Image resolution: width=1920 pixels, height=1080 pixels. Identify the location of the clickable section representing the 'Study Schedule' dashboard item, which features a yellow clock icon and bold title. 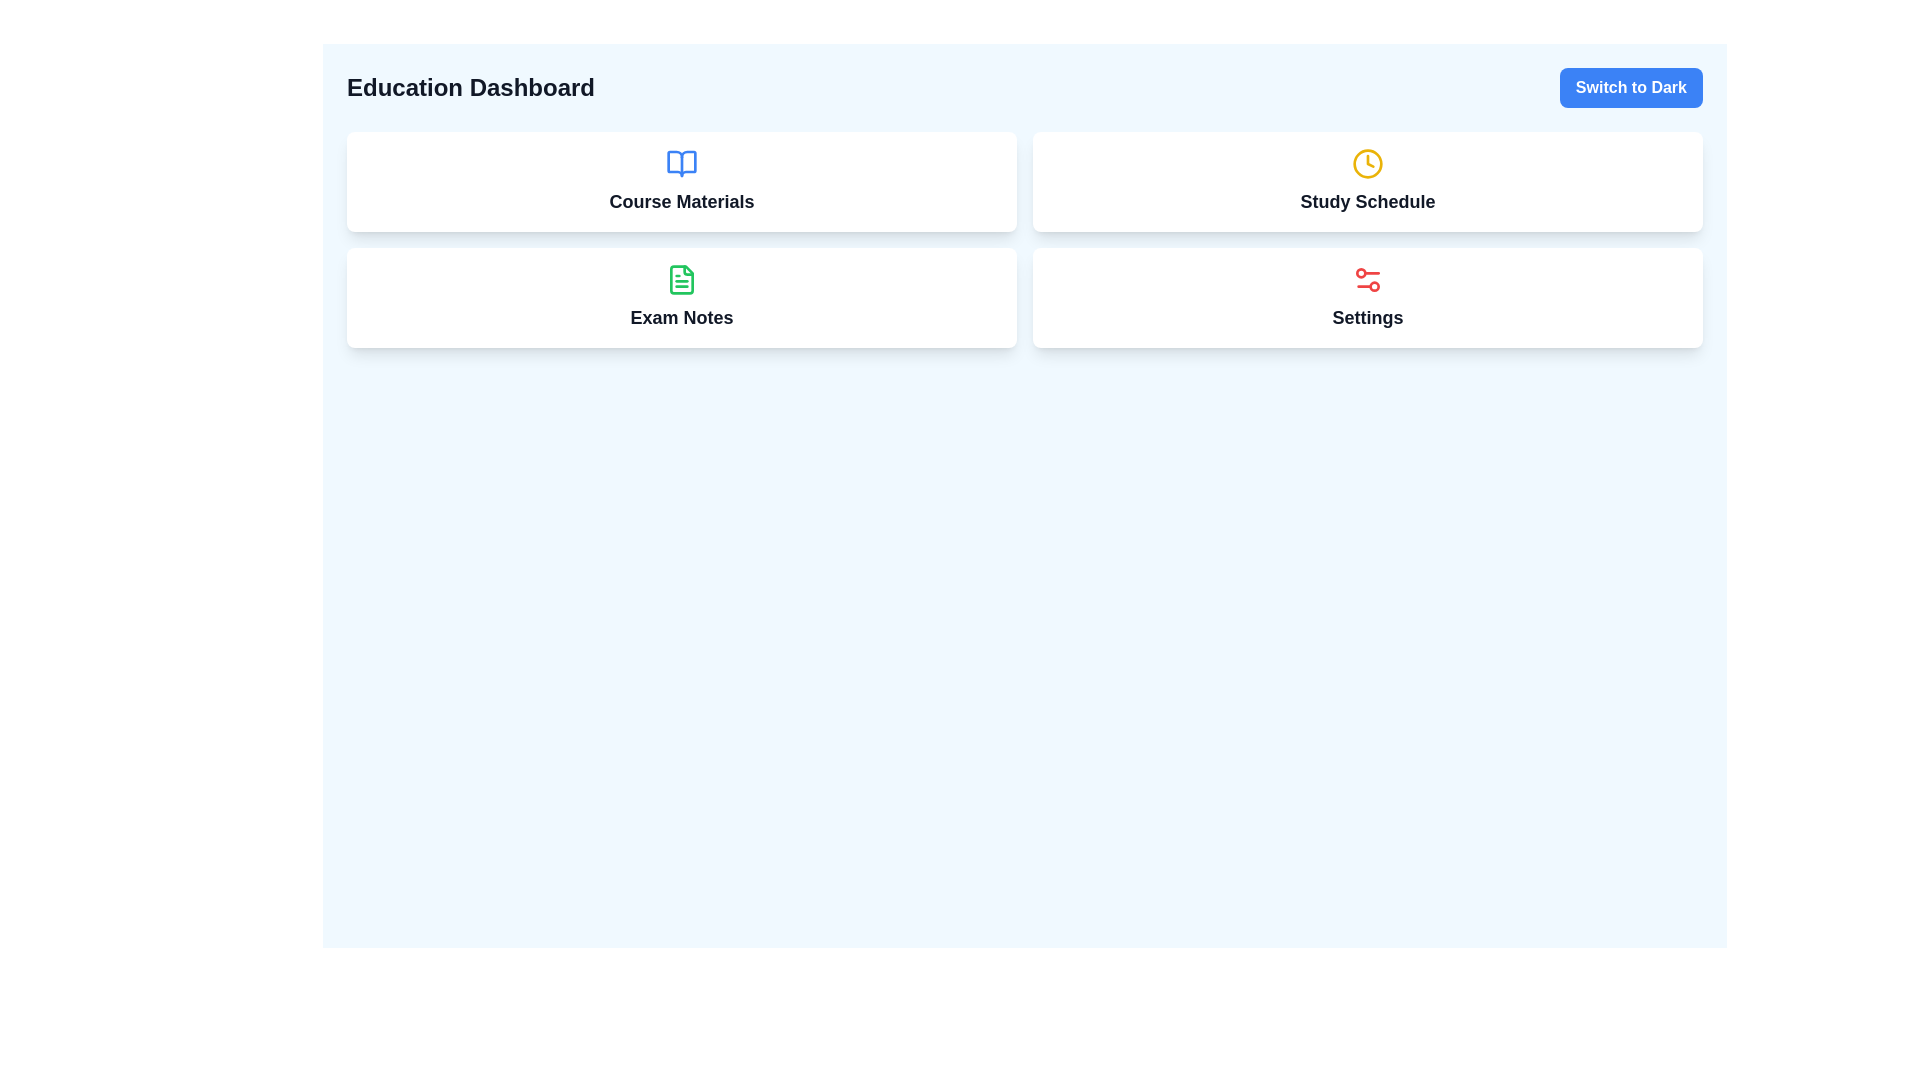
(1367, 181).